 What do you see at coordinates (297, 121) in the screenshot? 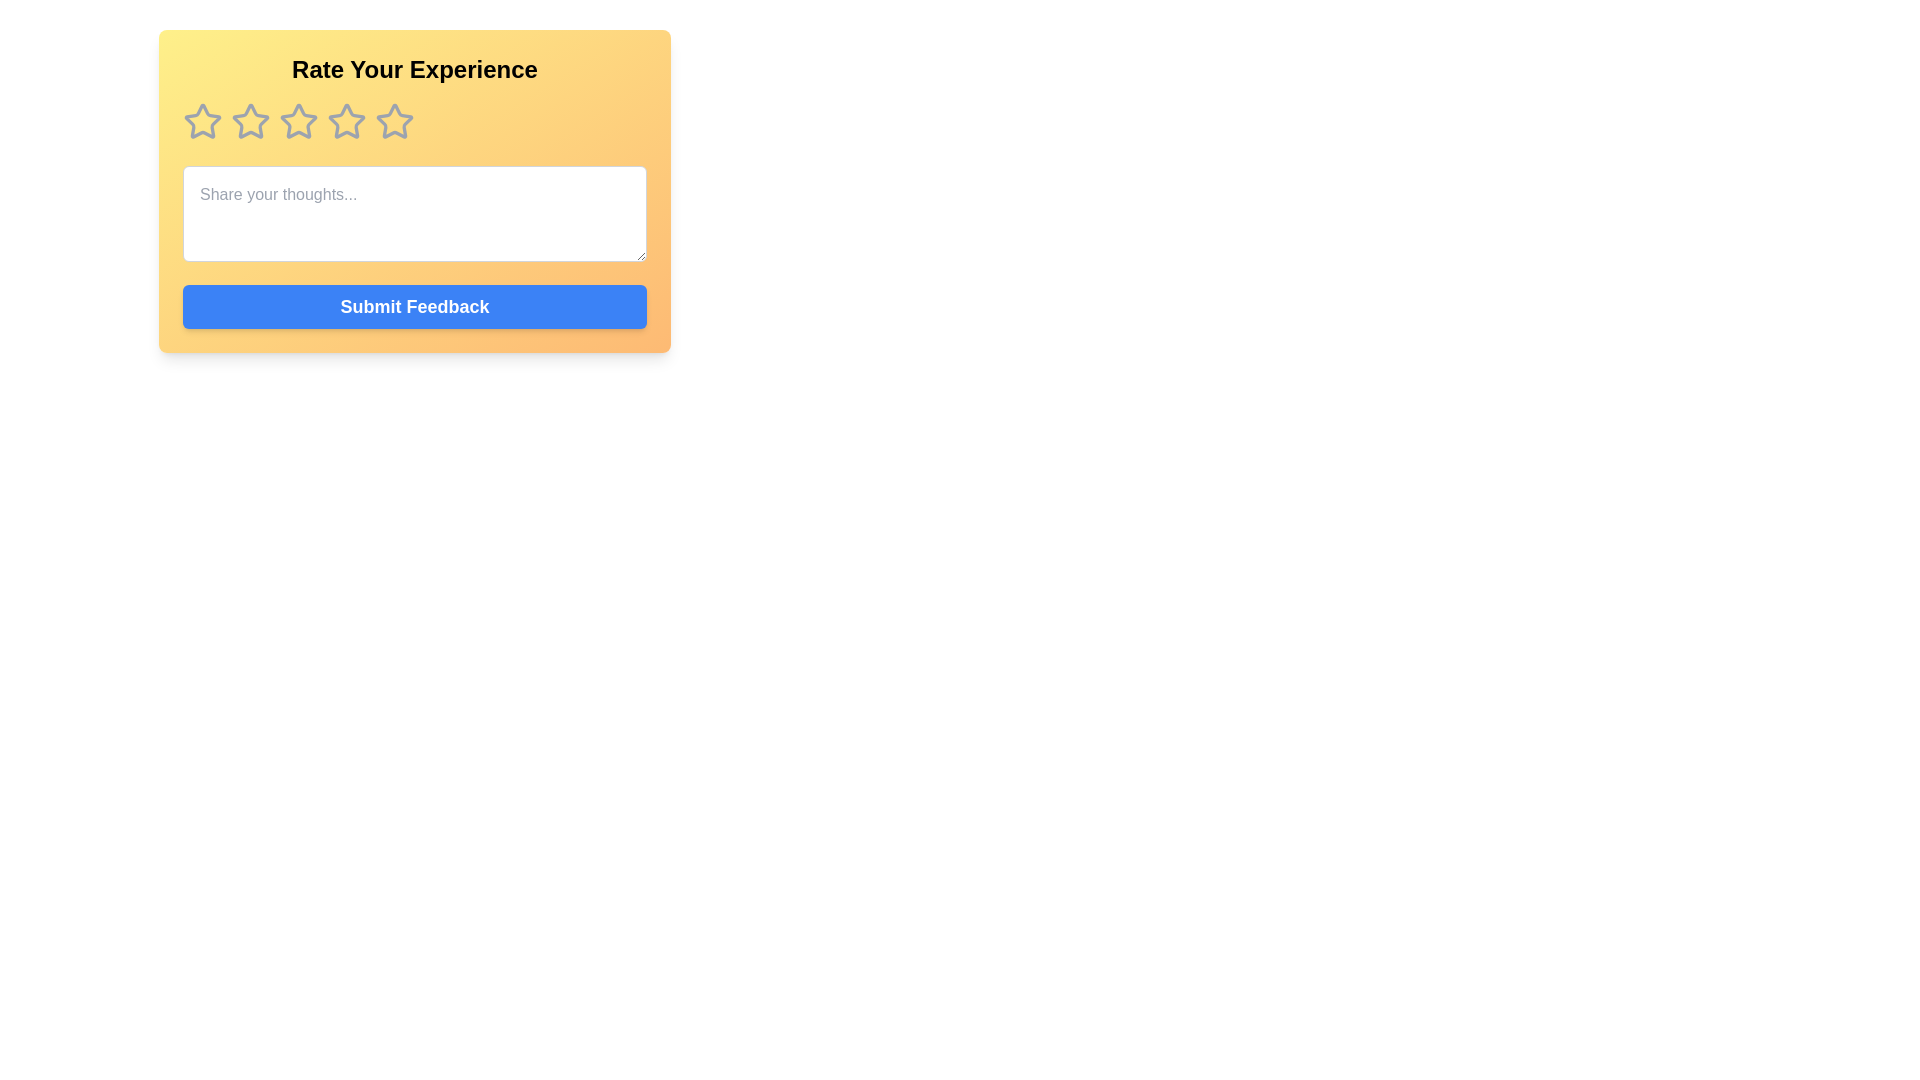
I see `the second yellow star icon in the rating system to rate at level 2` at bounding box center [297, 121].